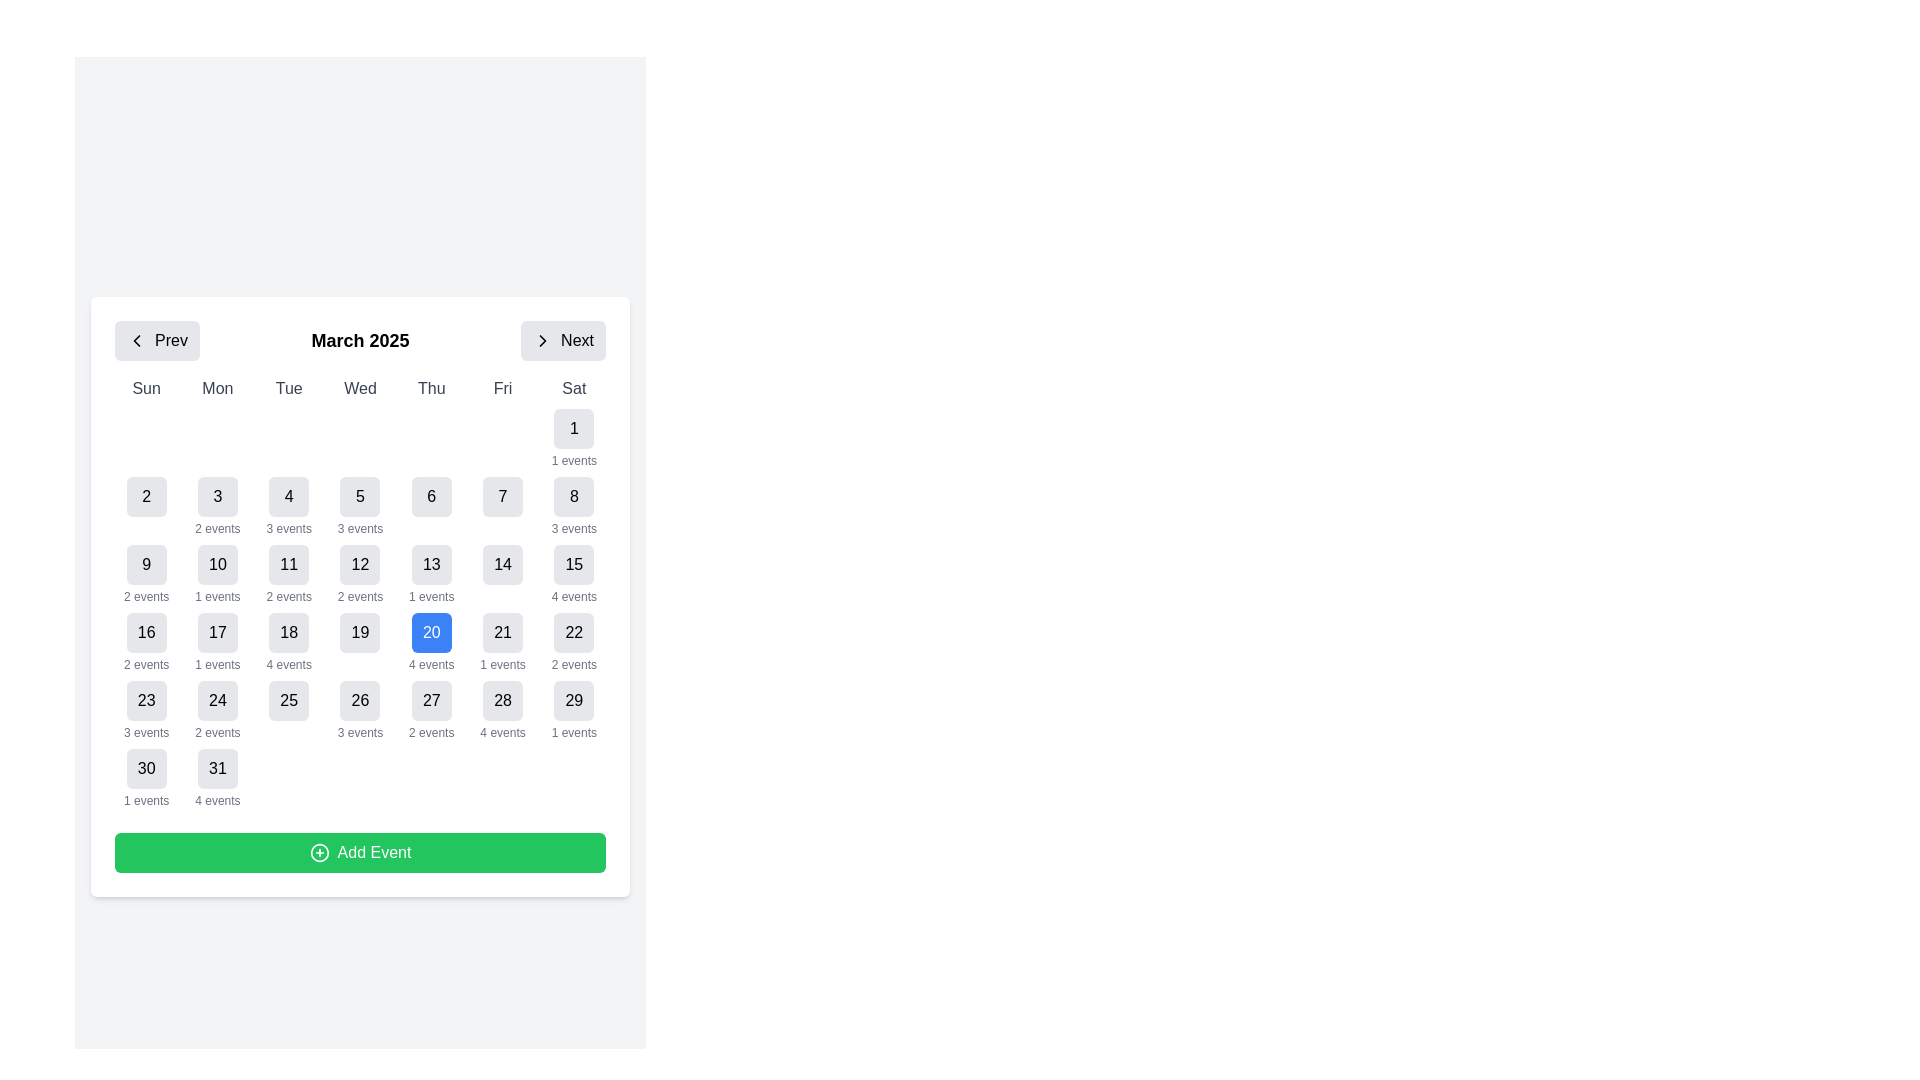  Describe the element at coordinates (430, 596) in the screenshot. I see `the text label displaying '1 events', which is a small, gray font located directly below the circular calendar representation of the day '1'` at that location.